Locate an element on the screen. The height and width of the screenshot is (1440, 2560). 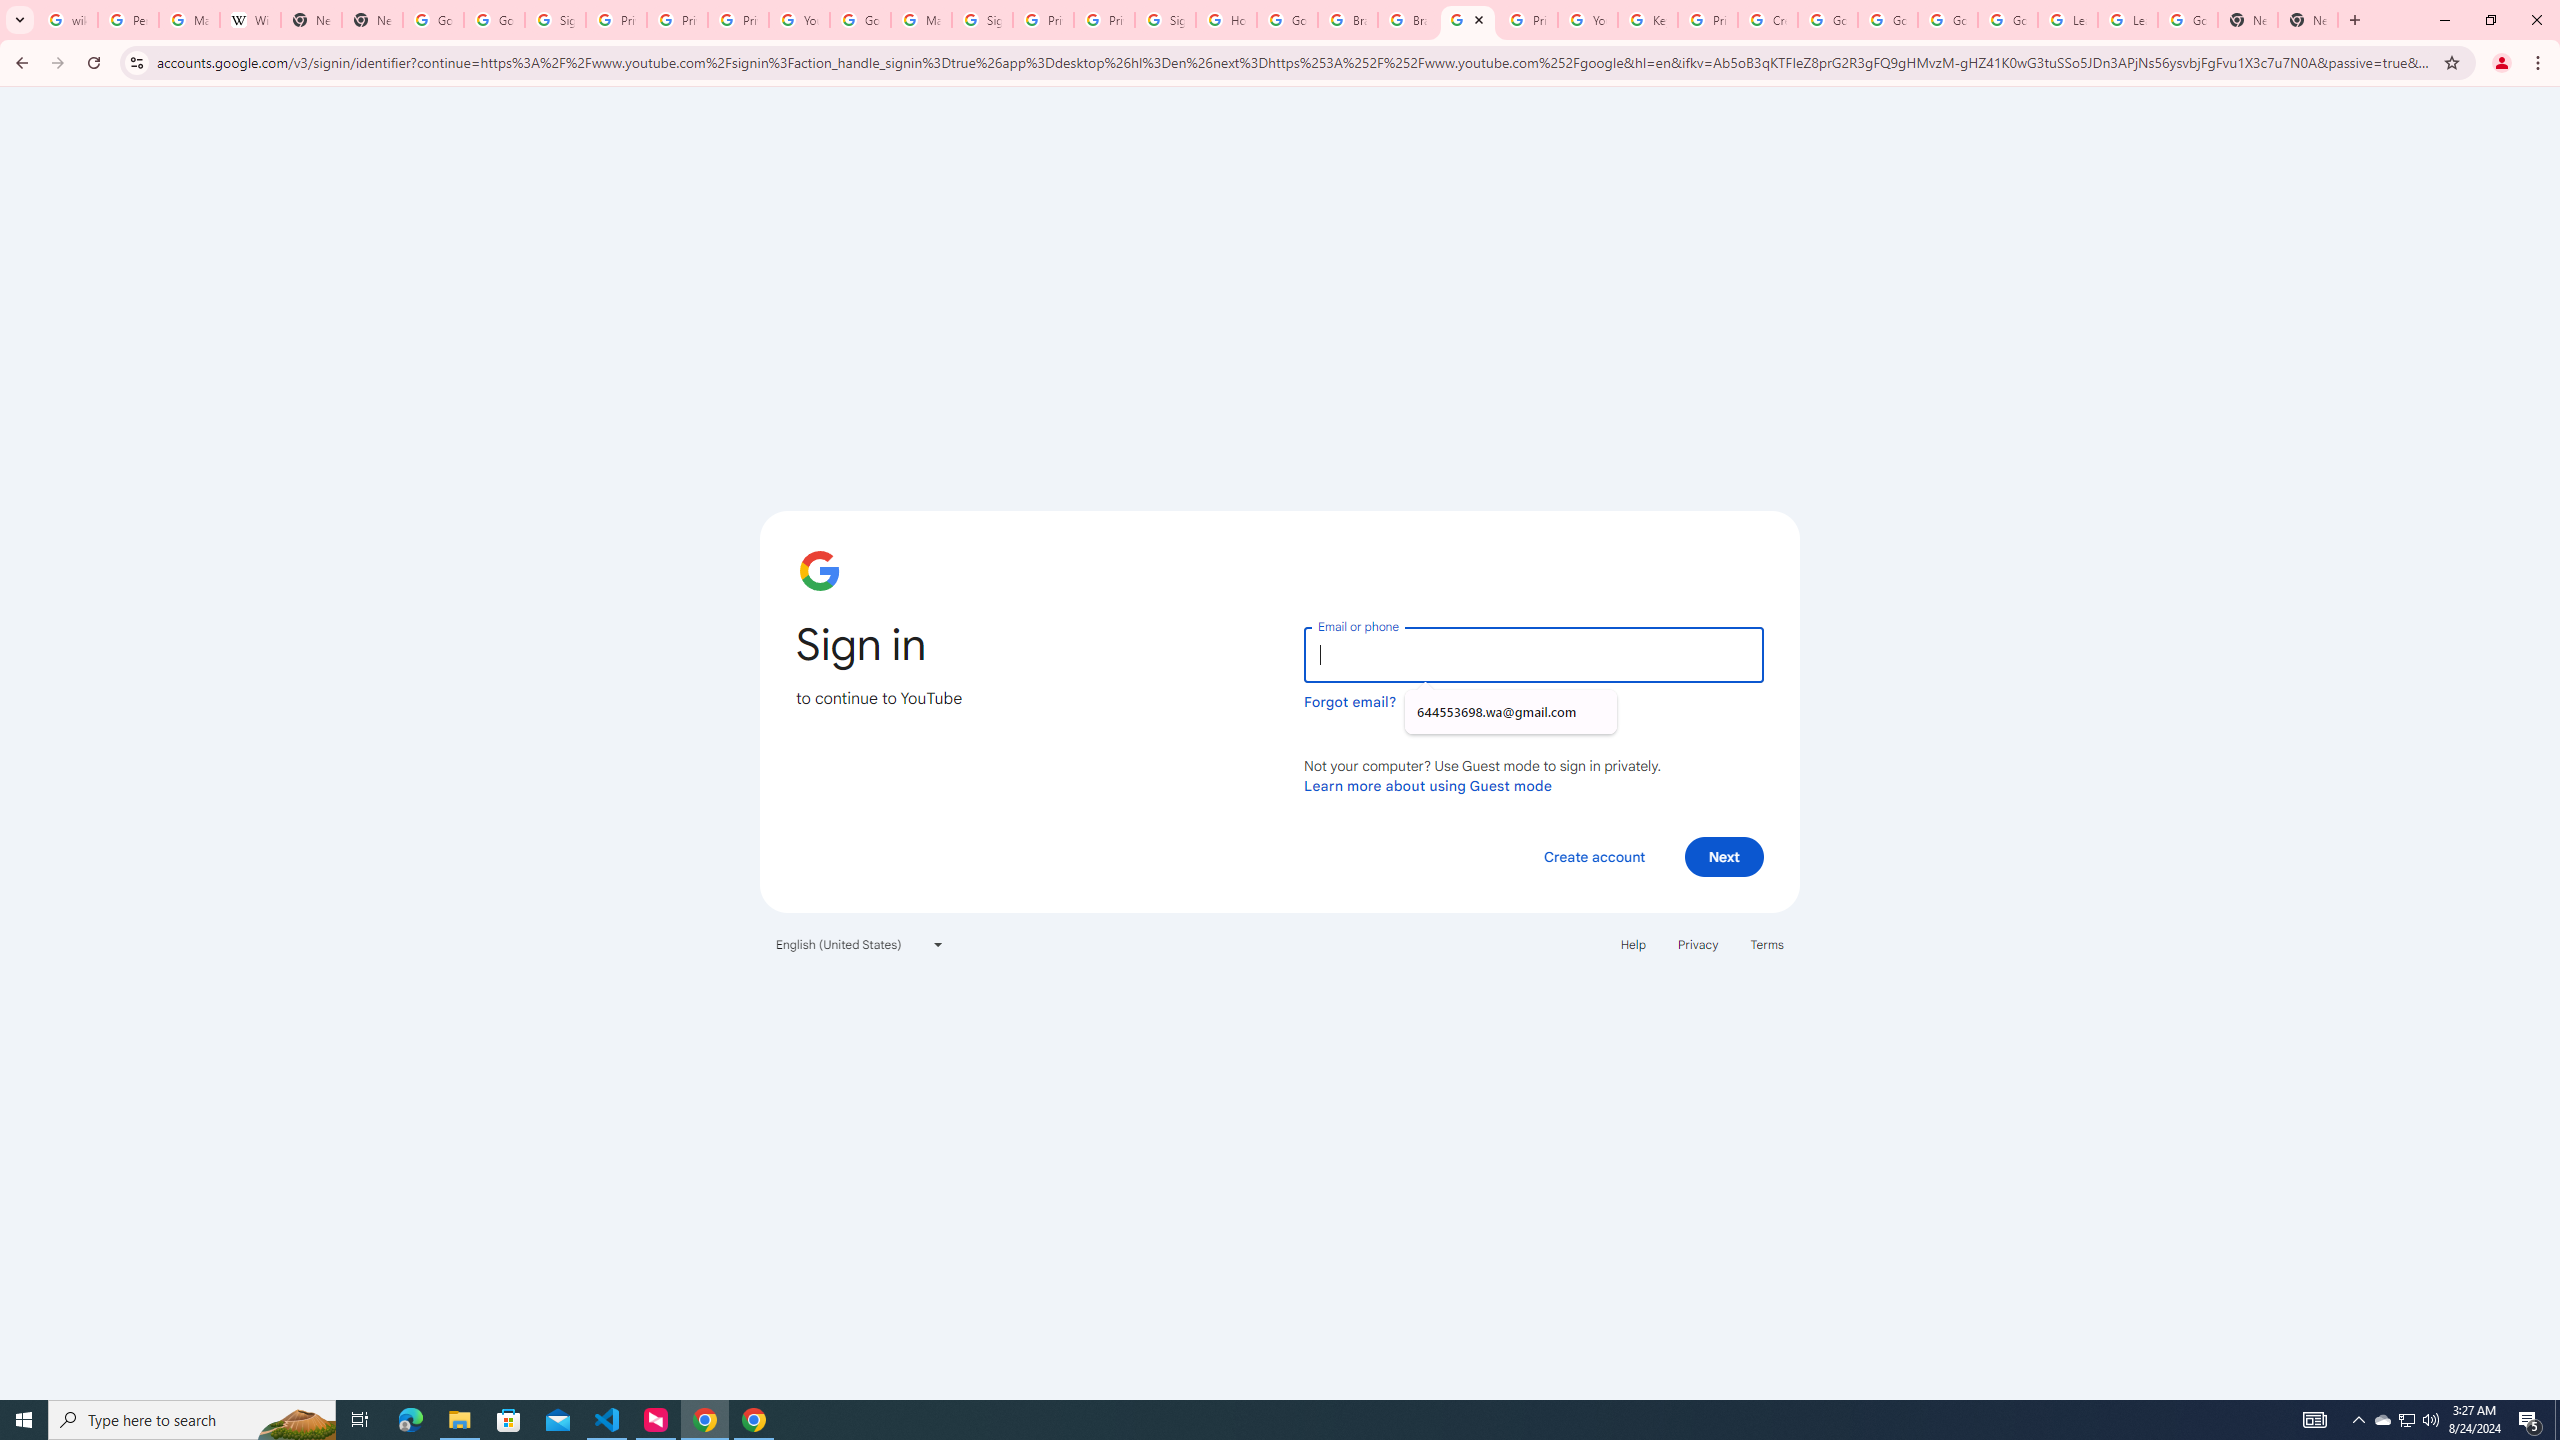
'Email or phone' is located at coordinates (1532, 654).